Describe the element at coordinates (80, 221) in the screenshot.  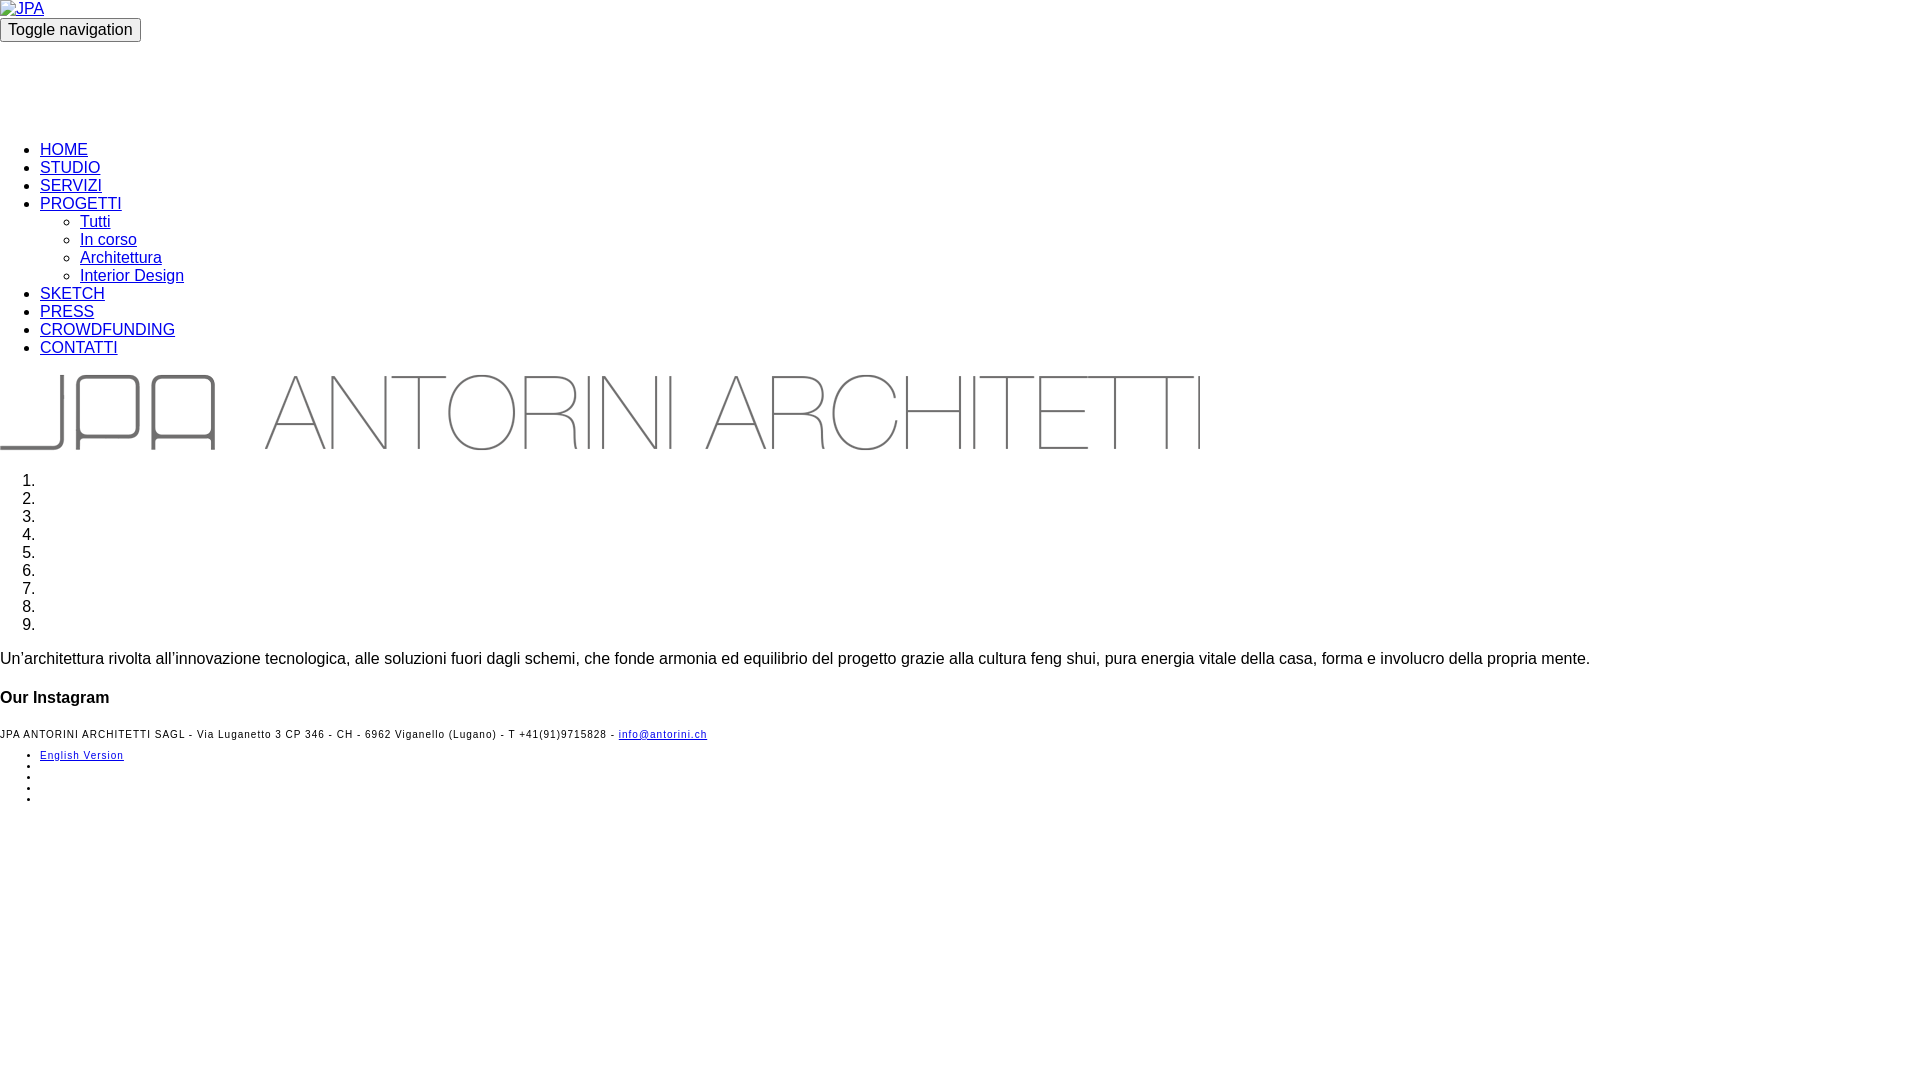
I see `'Tutti'` at that location.